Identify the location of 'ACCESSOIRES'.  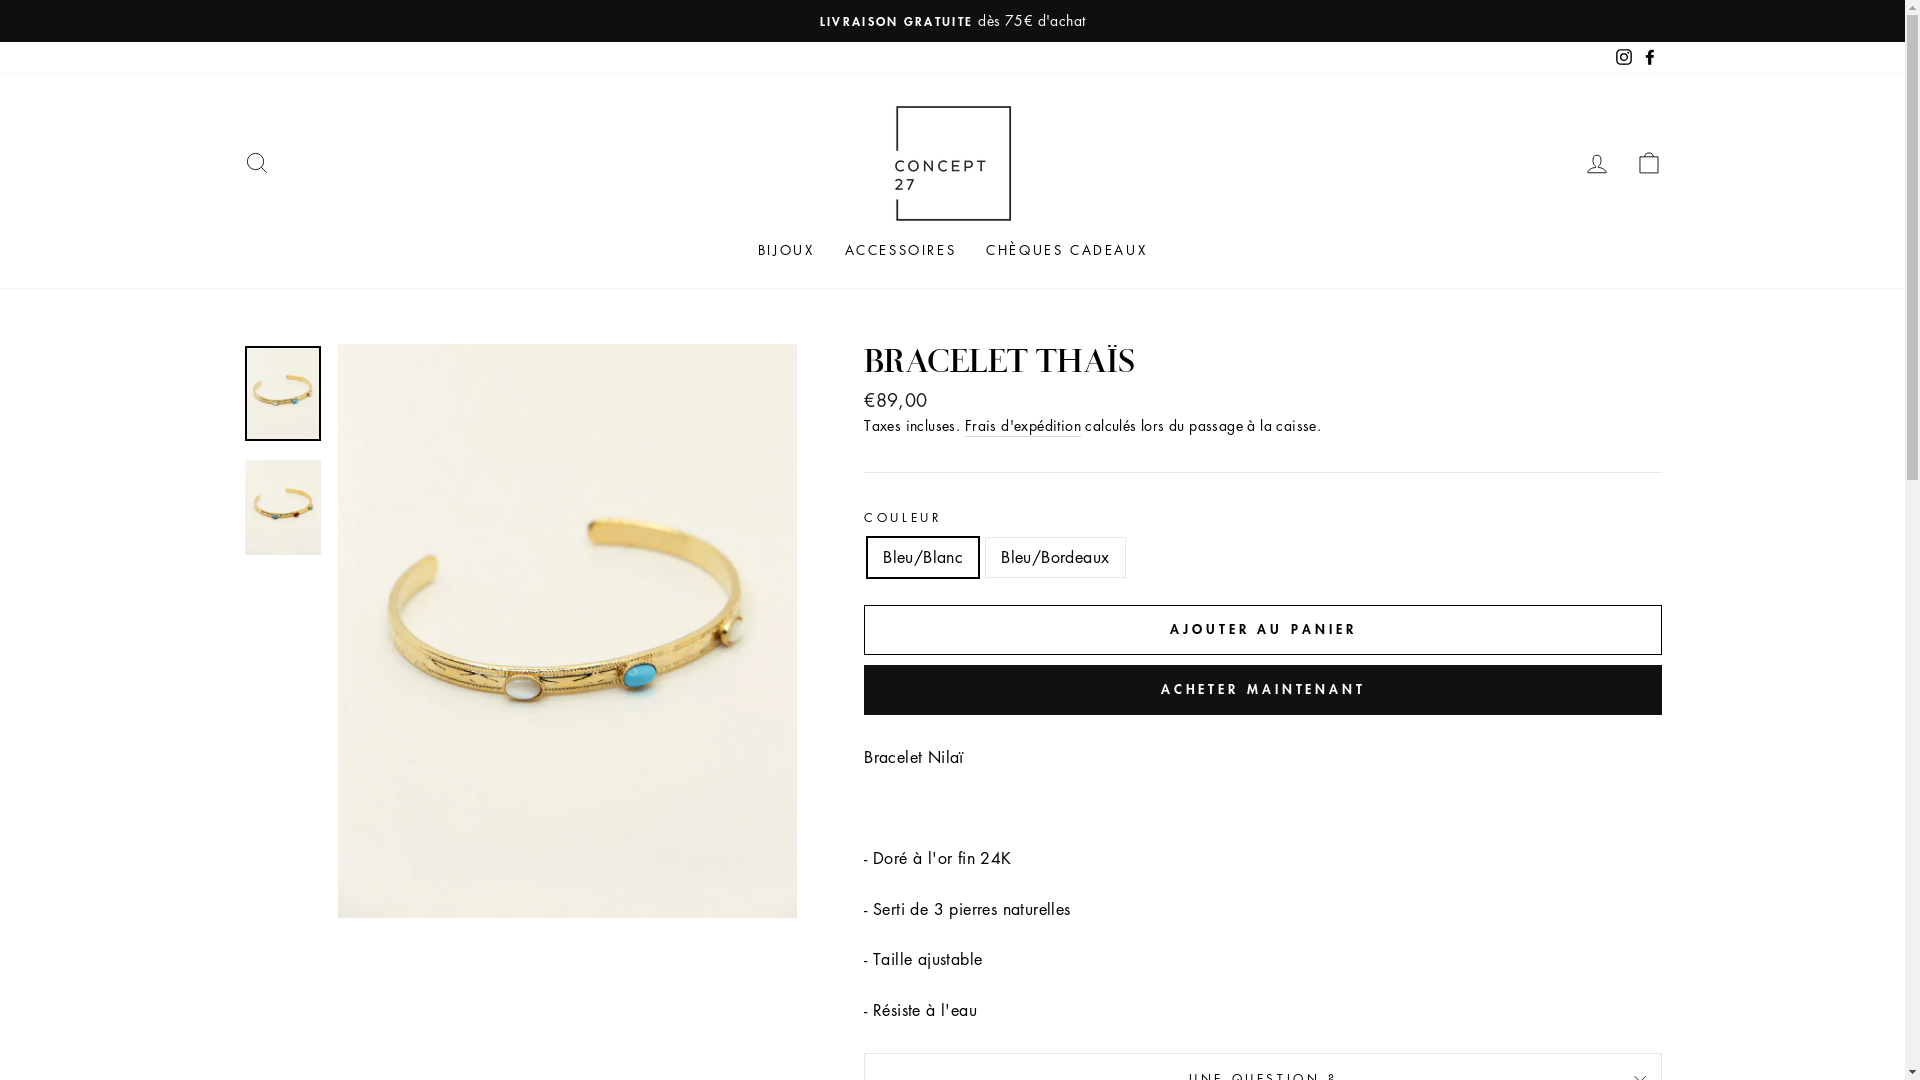
(900, 249).